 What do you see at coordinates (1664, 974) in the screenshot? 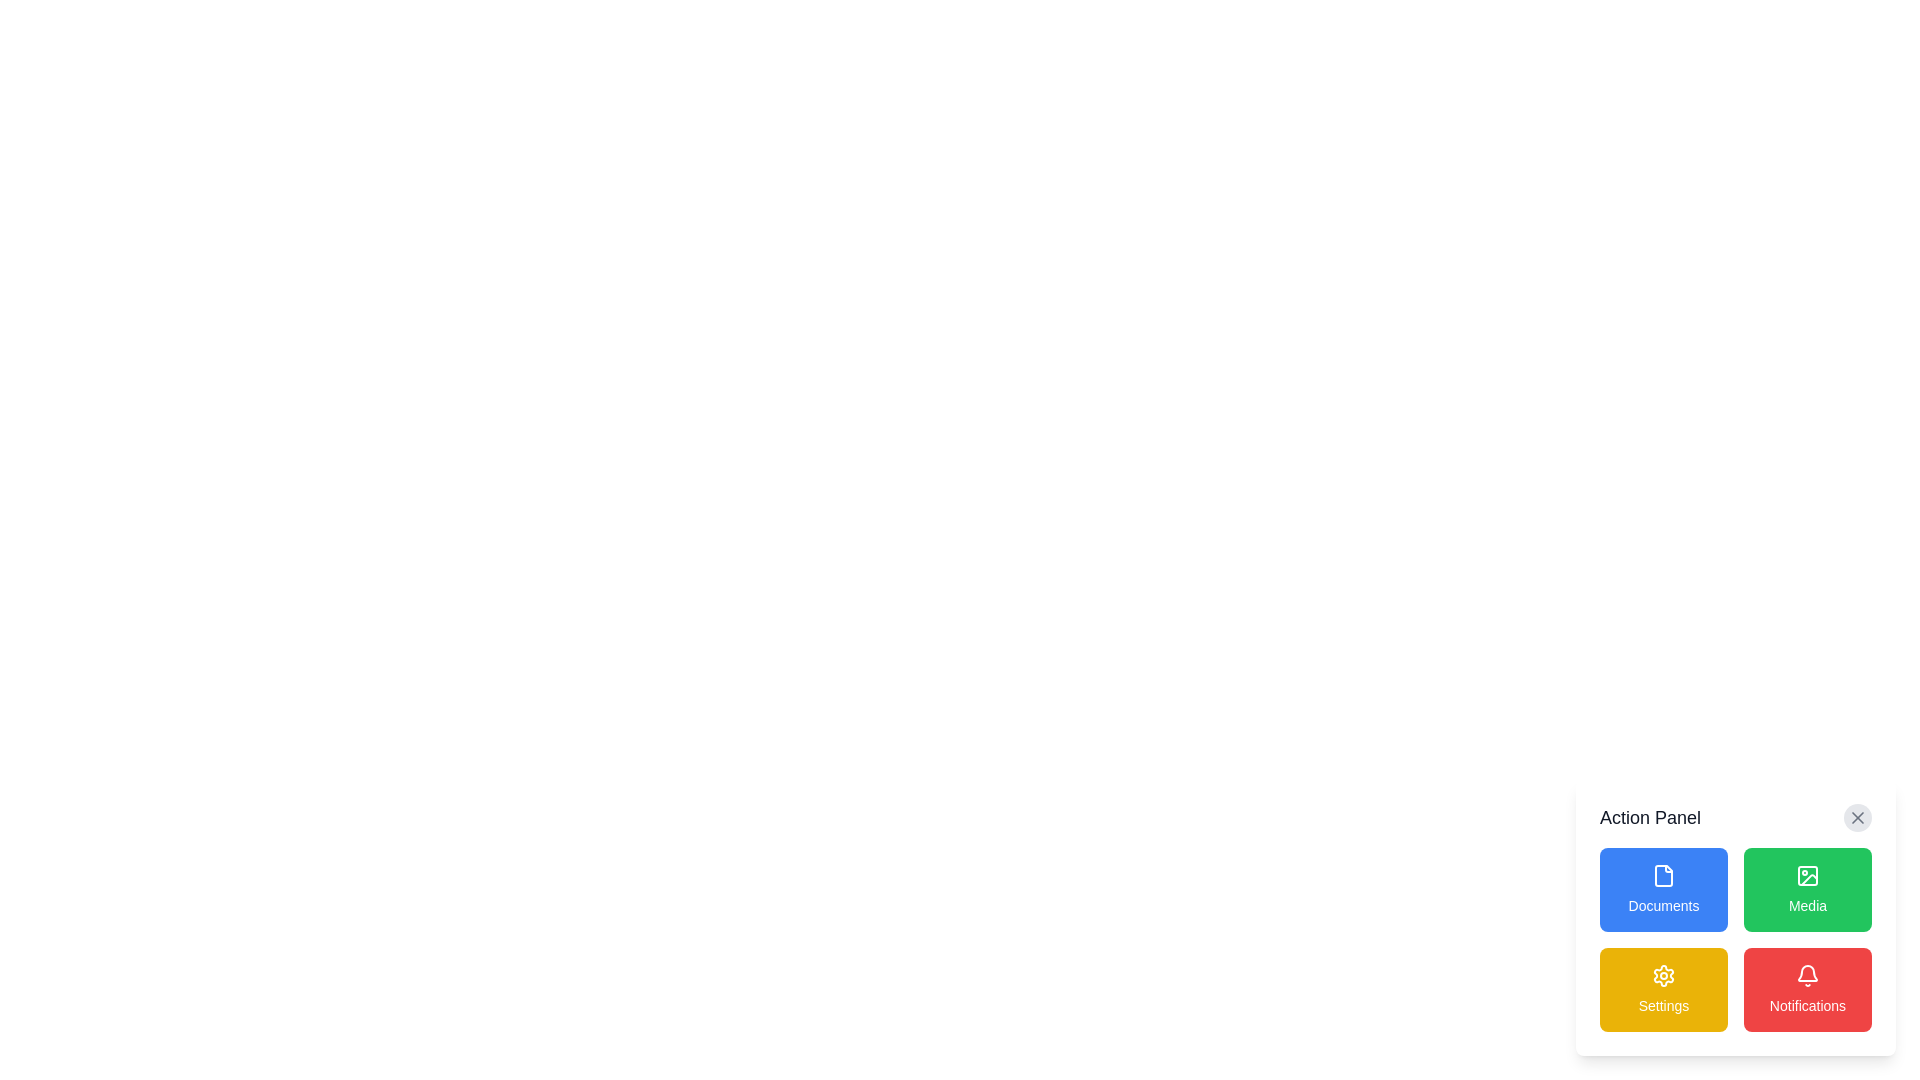
I see `the gear icon in the 'Settings' section of the Action Panel` at bounding box center [1664, 974].